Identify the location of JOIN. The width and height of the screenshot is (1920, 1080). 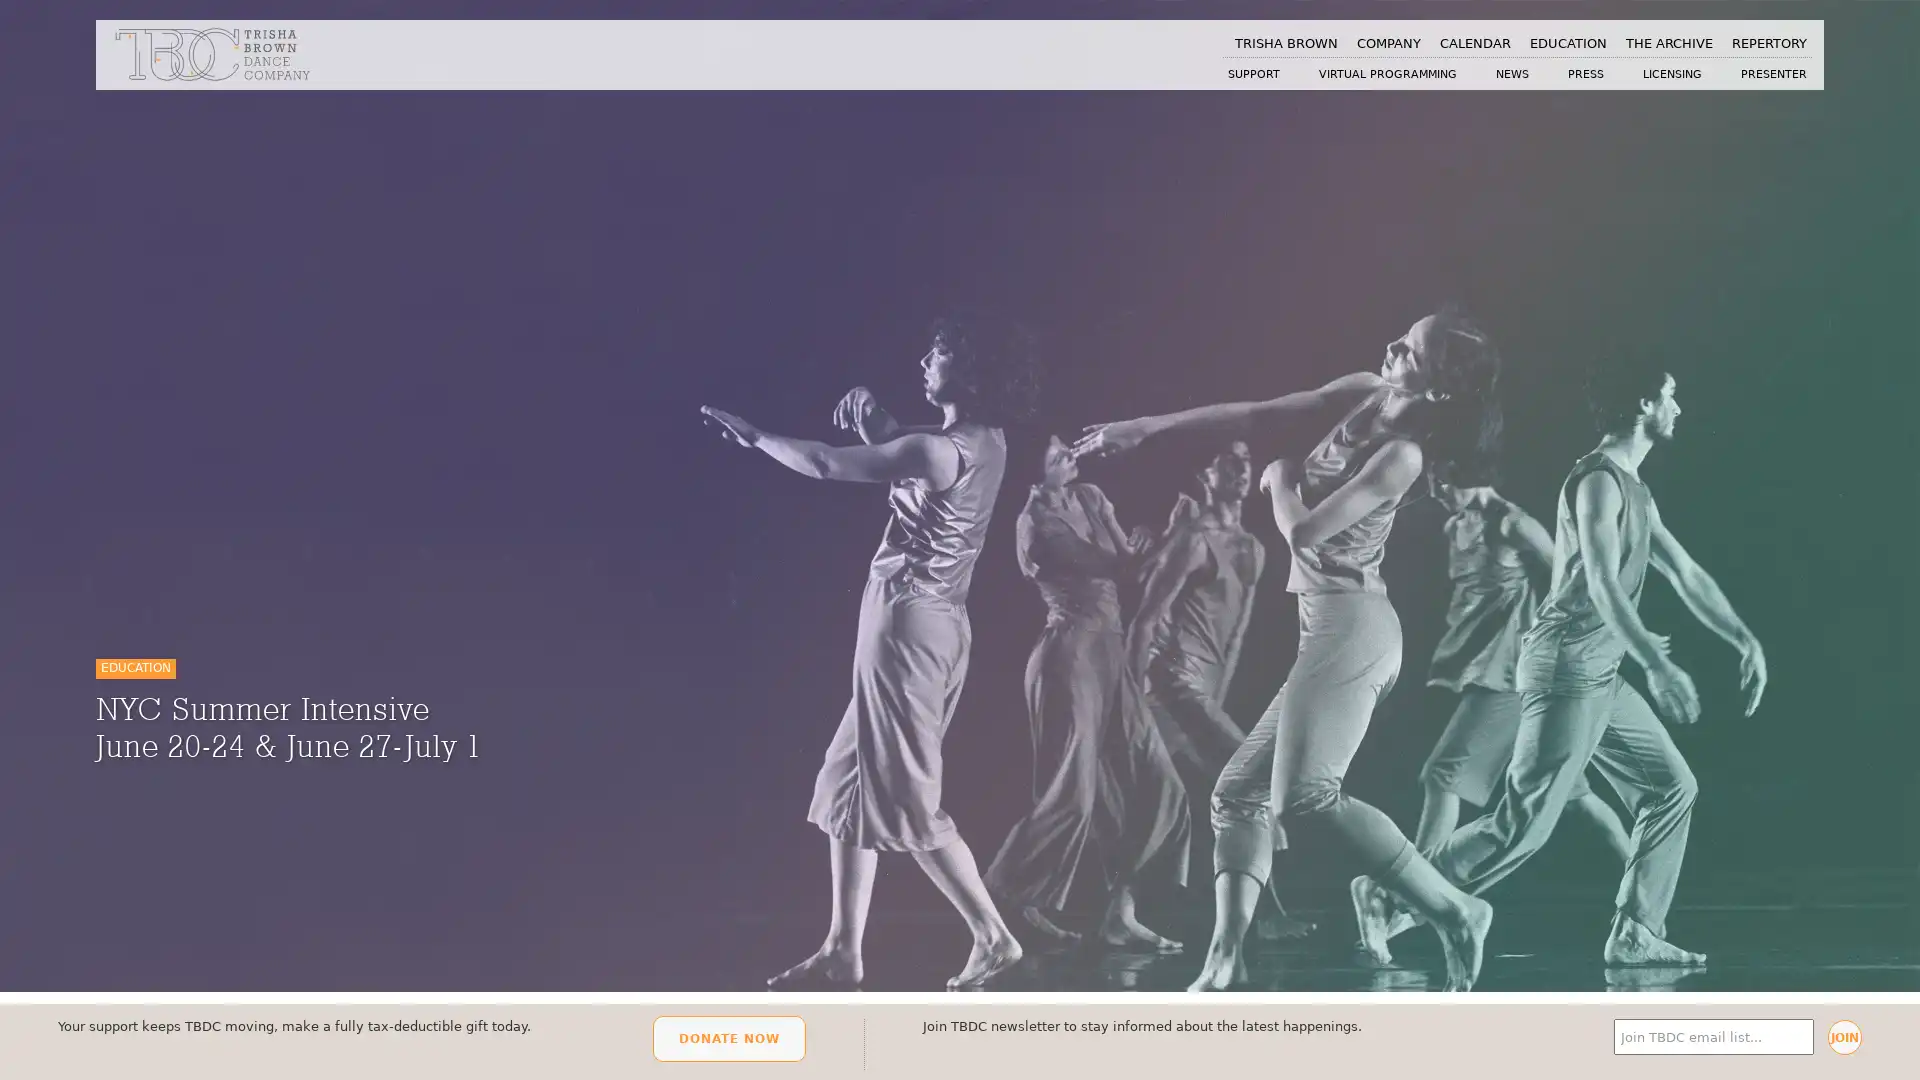
(1843, 1036).